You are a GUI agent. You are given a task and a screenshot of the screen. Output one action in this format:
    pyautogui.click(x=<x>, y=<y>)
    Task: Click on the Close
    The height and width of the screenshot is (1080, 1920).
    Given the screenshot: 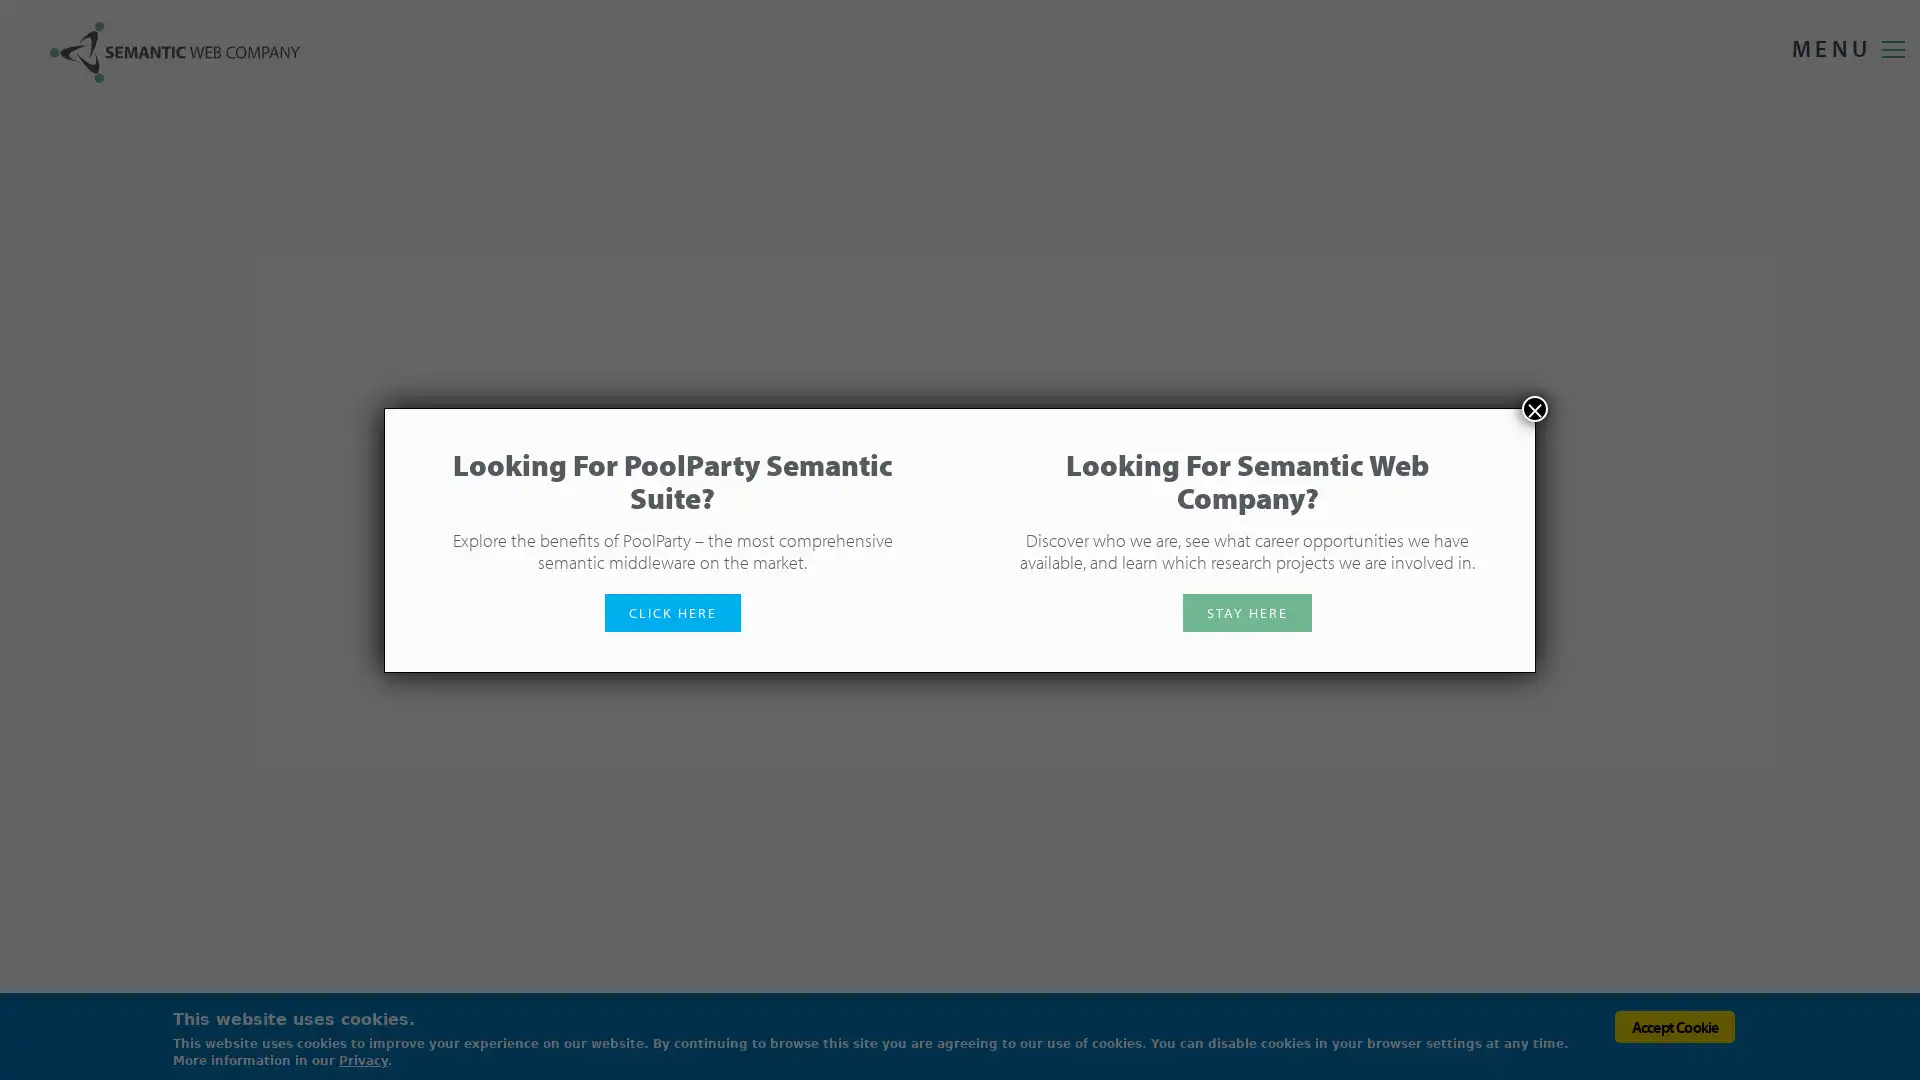 What is the action you would take?
    pyautogui.click(x=1534, y=407)
    